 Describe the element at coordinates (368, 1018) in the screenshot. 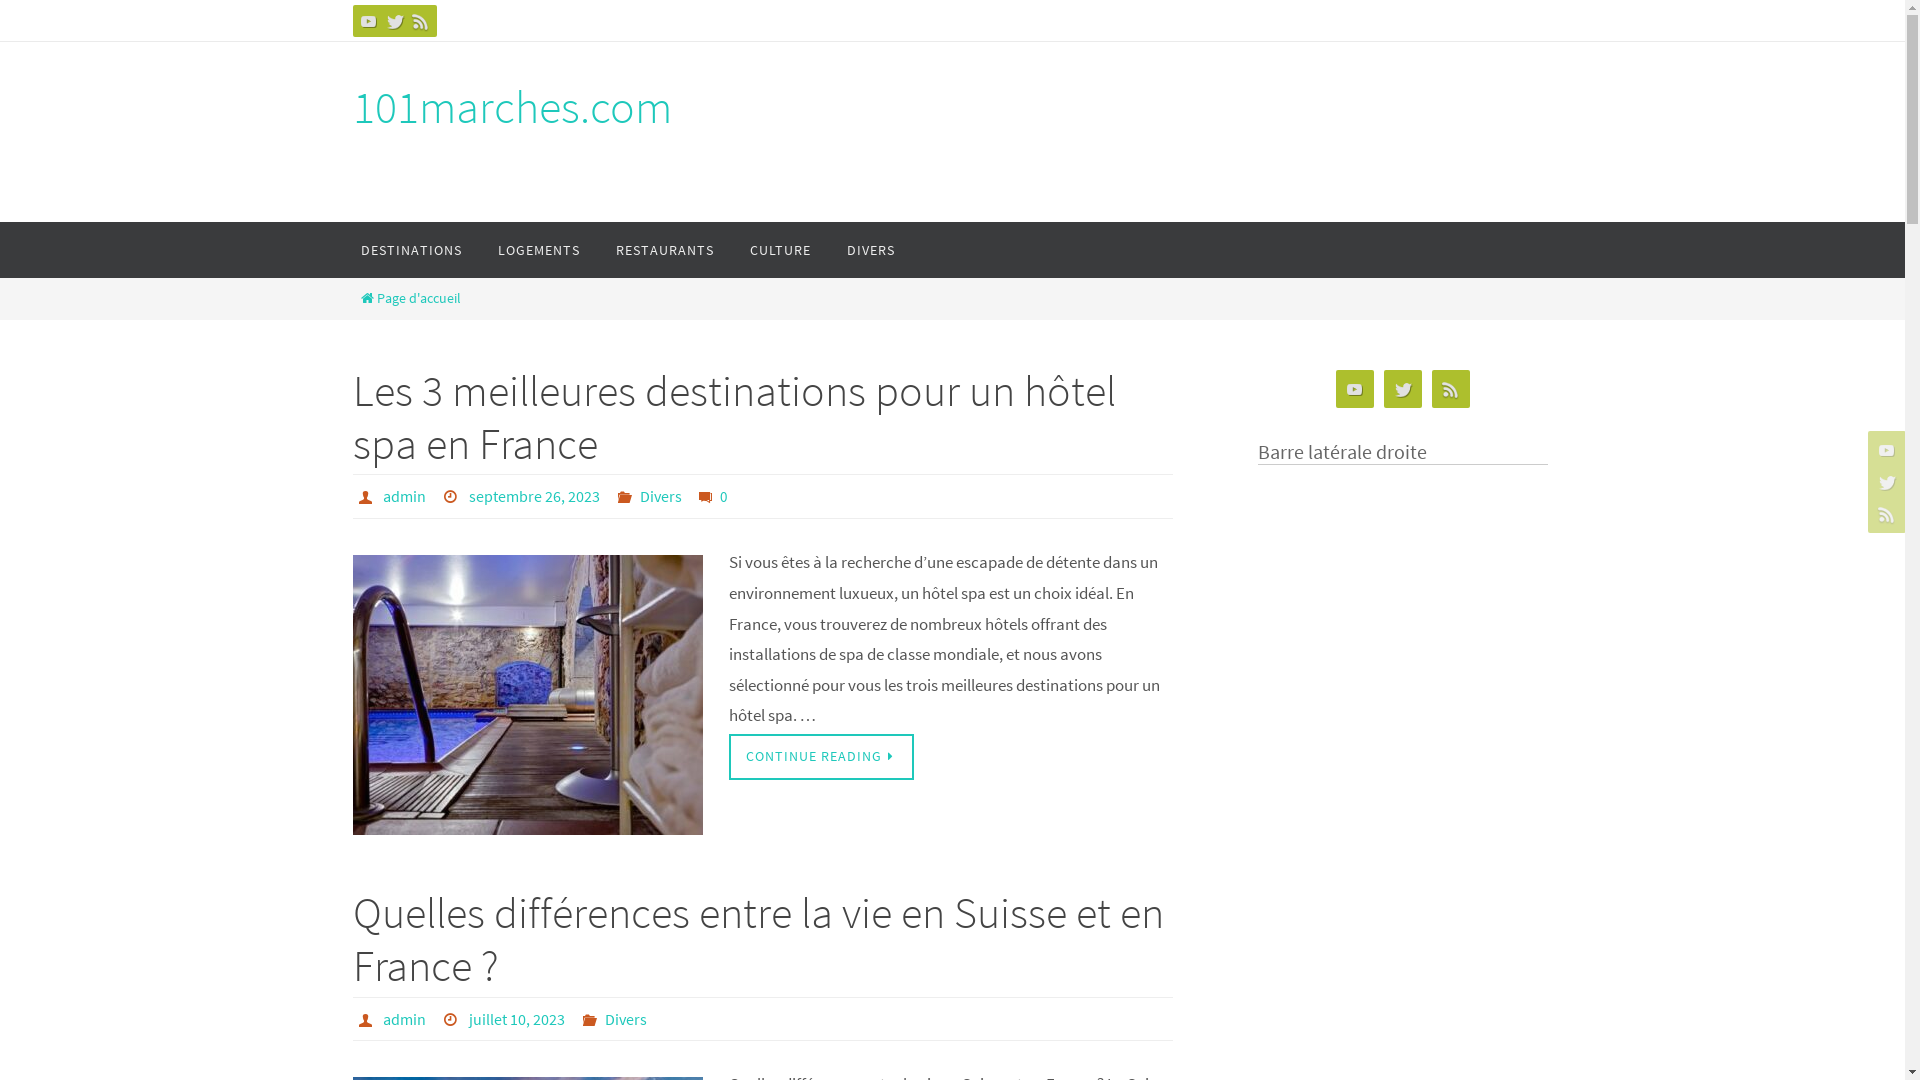

I see `'Auteur'` at that location.